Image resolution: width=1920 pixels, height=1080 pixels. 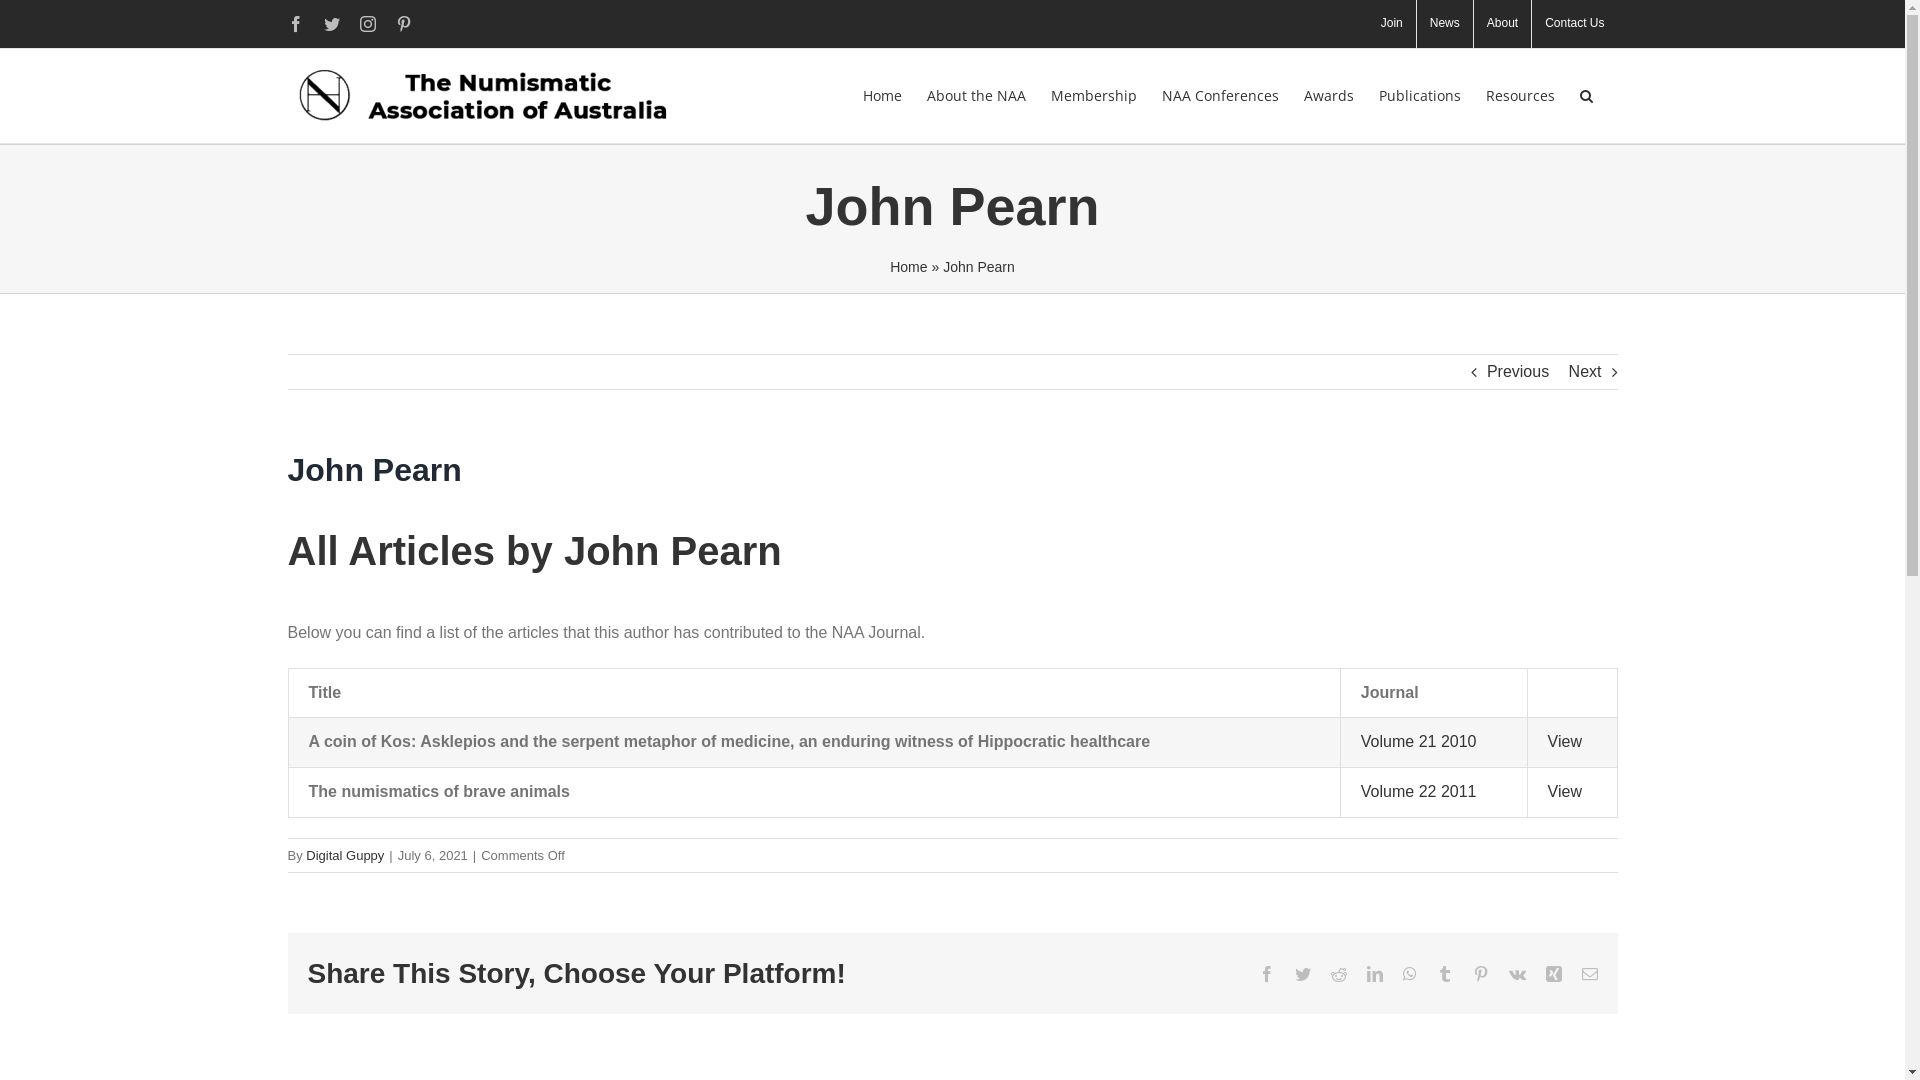 What do you see at coordinates (1479, 973) in the screenshot?
I see `'Pinterest'` at bounding box center [1479, 973].